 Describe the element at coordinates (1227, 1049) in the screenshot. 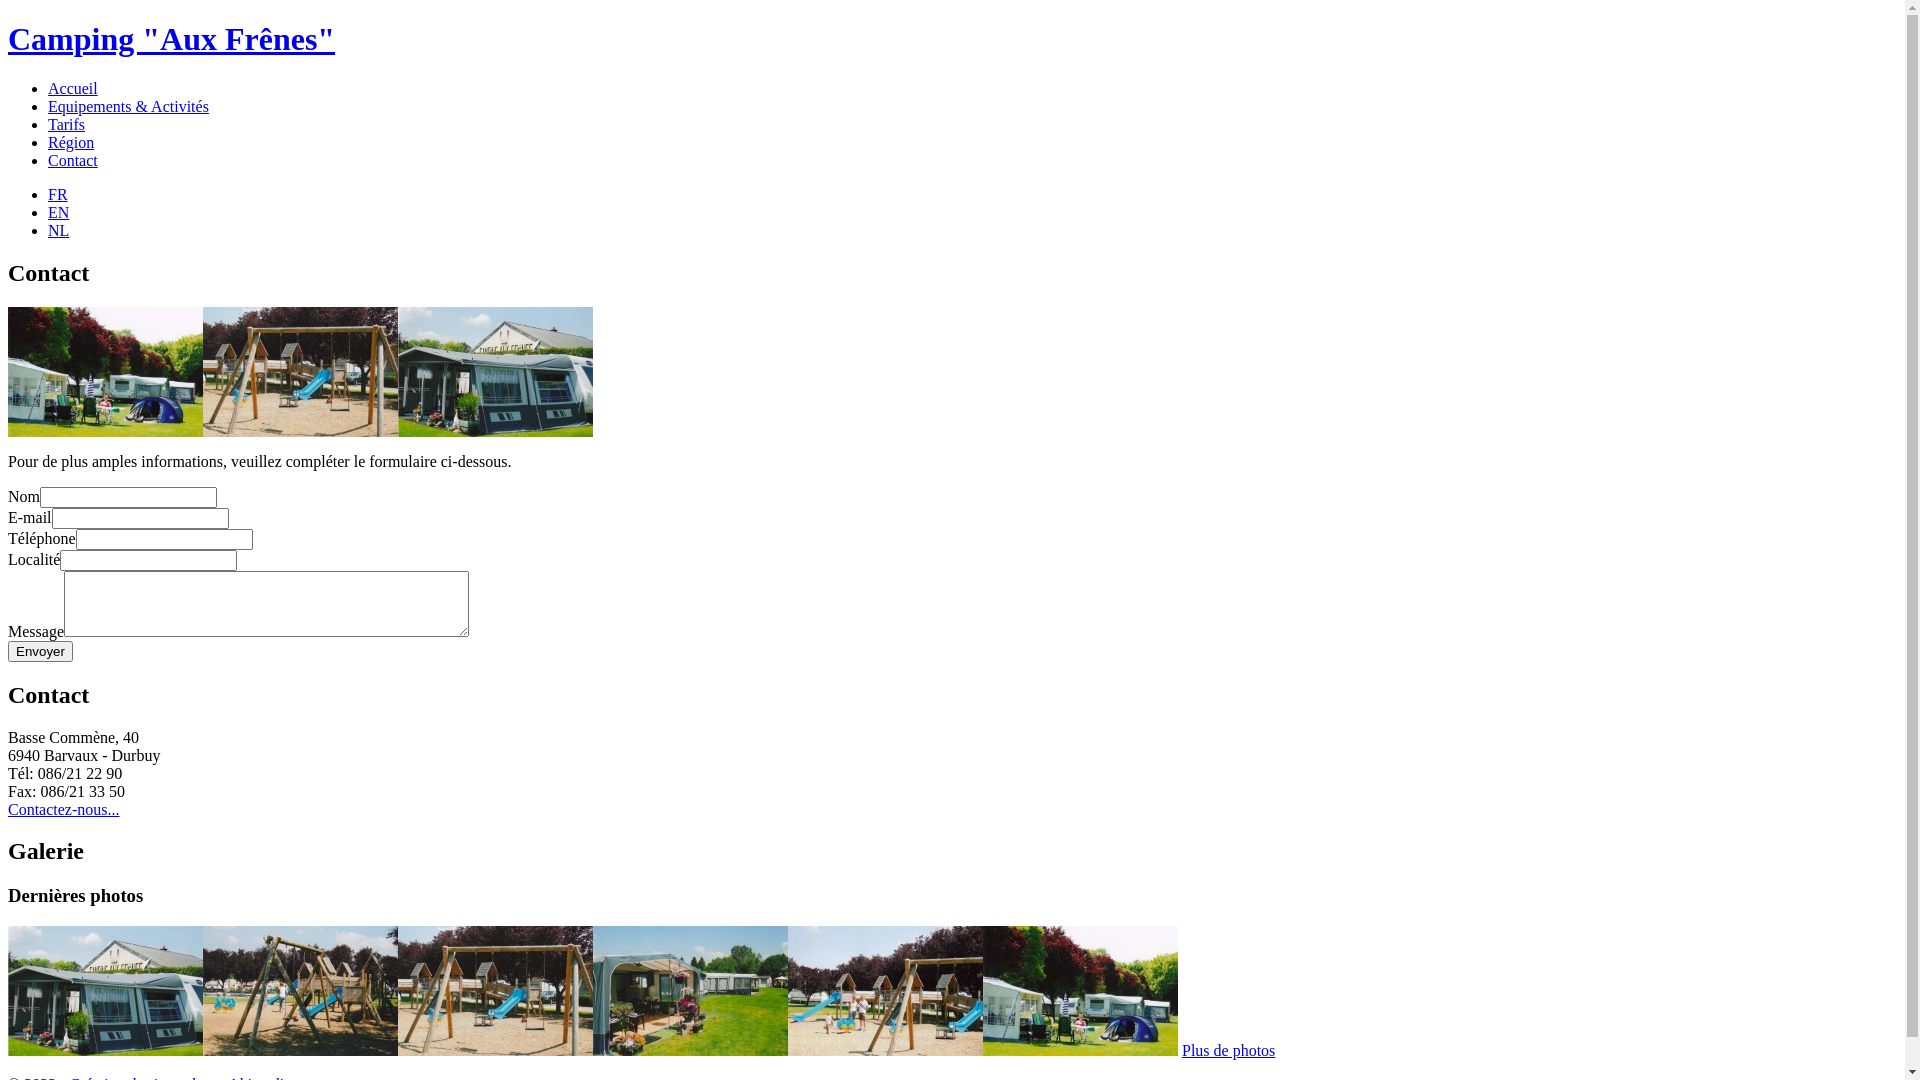

I see `'Plus de photos'` at that location.